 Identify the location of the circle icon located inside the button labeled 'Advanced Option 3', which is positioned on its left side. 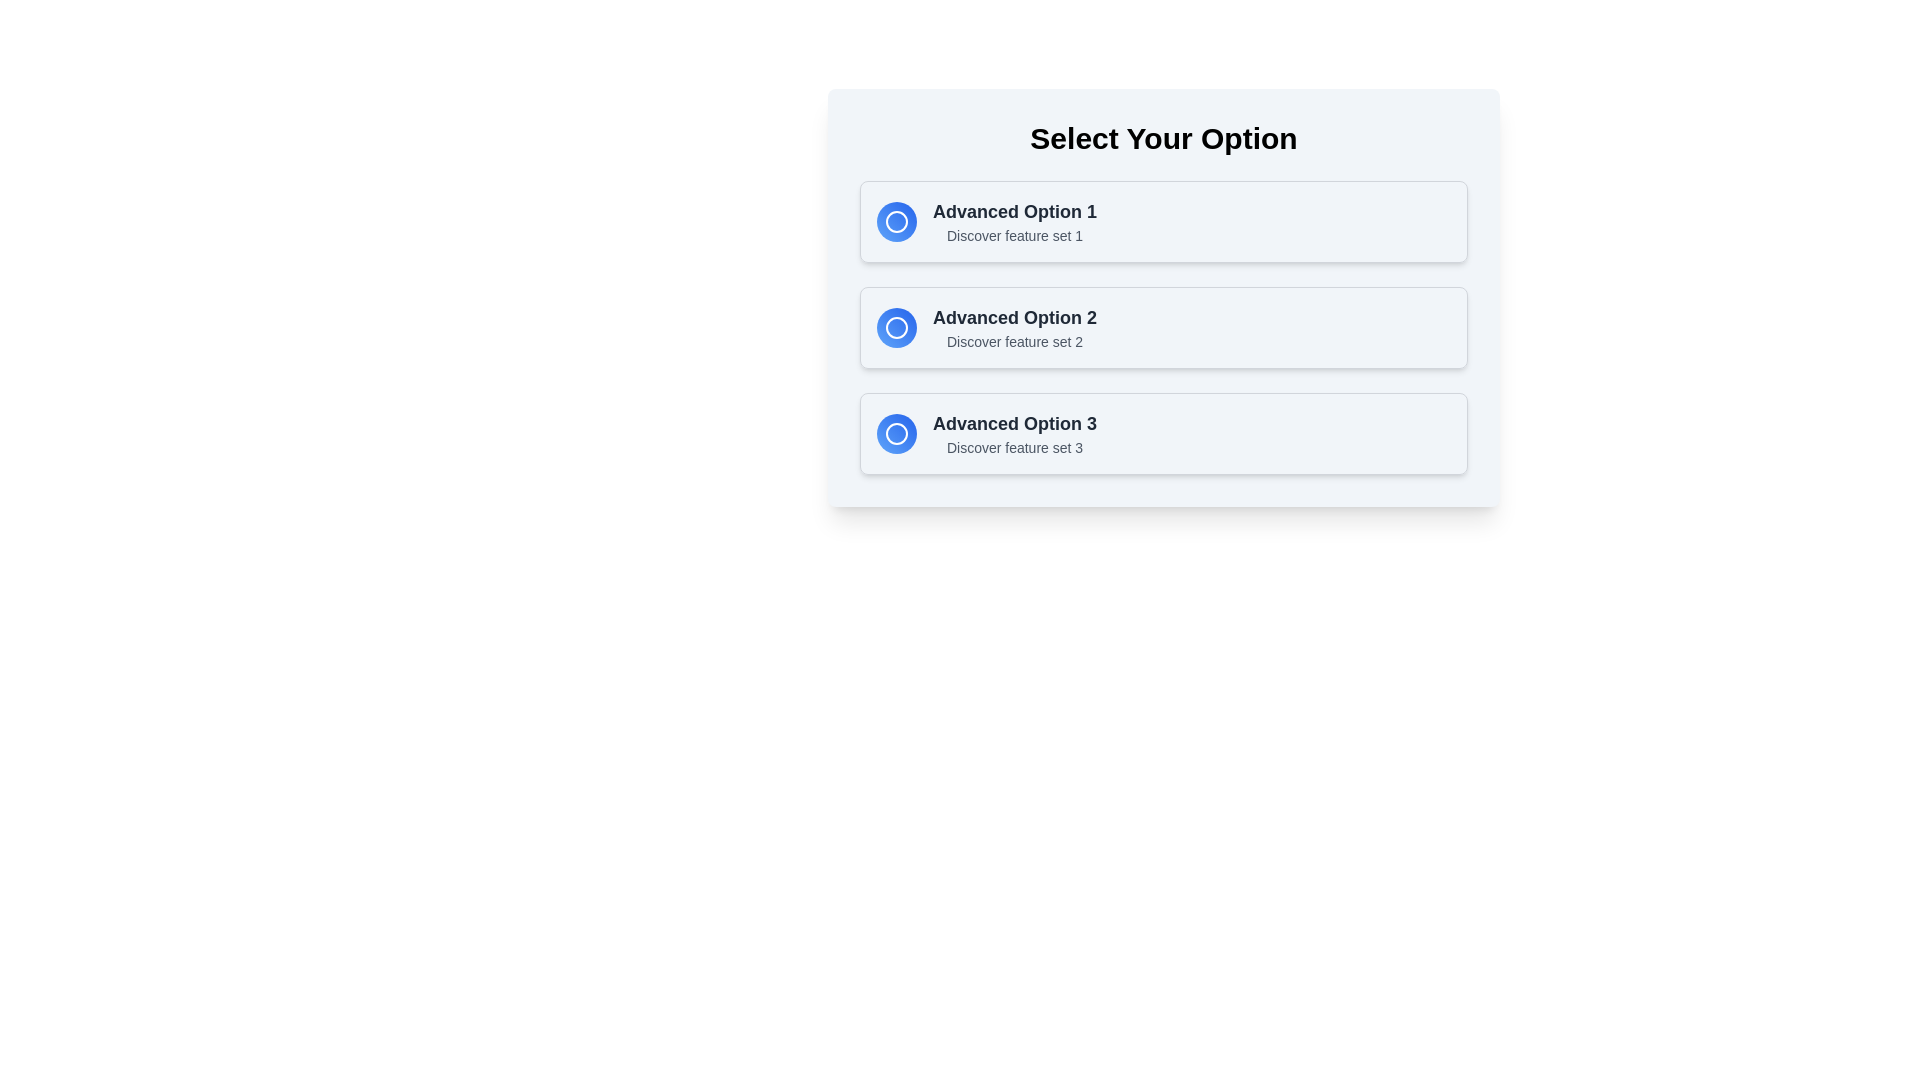
(896, 433).